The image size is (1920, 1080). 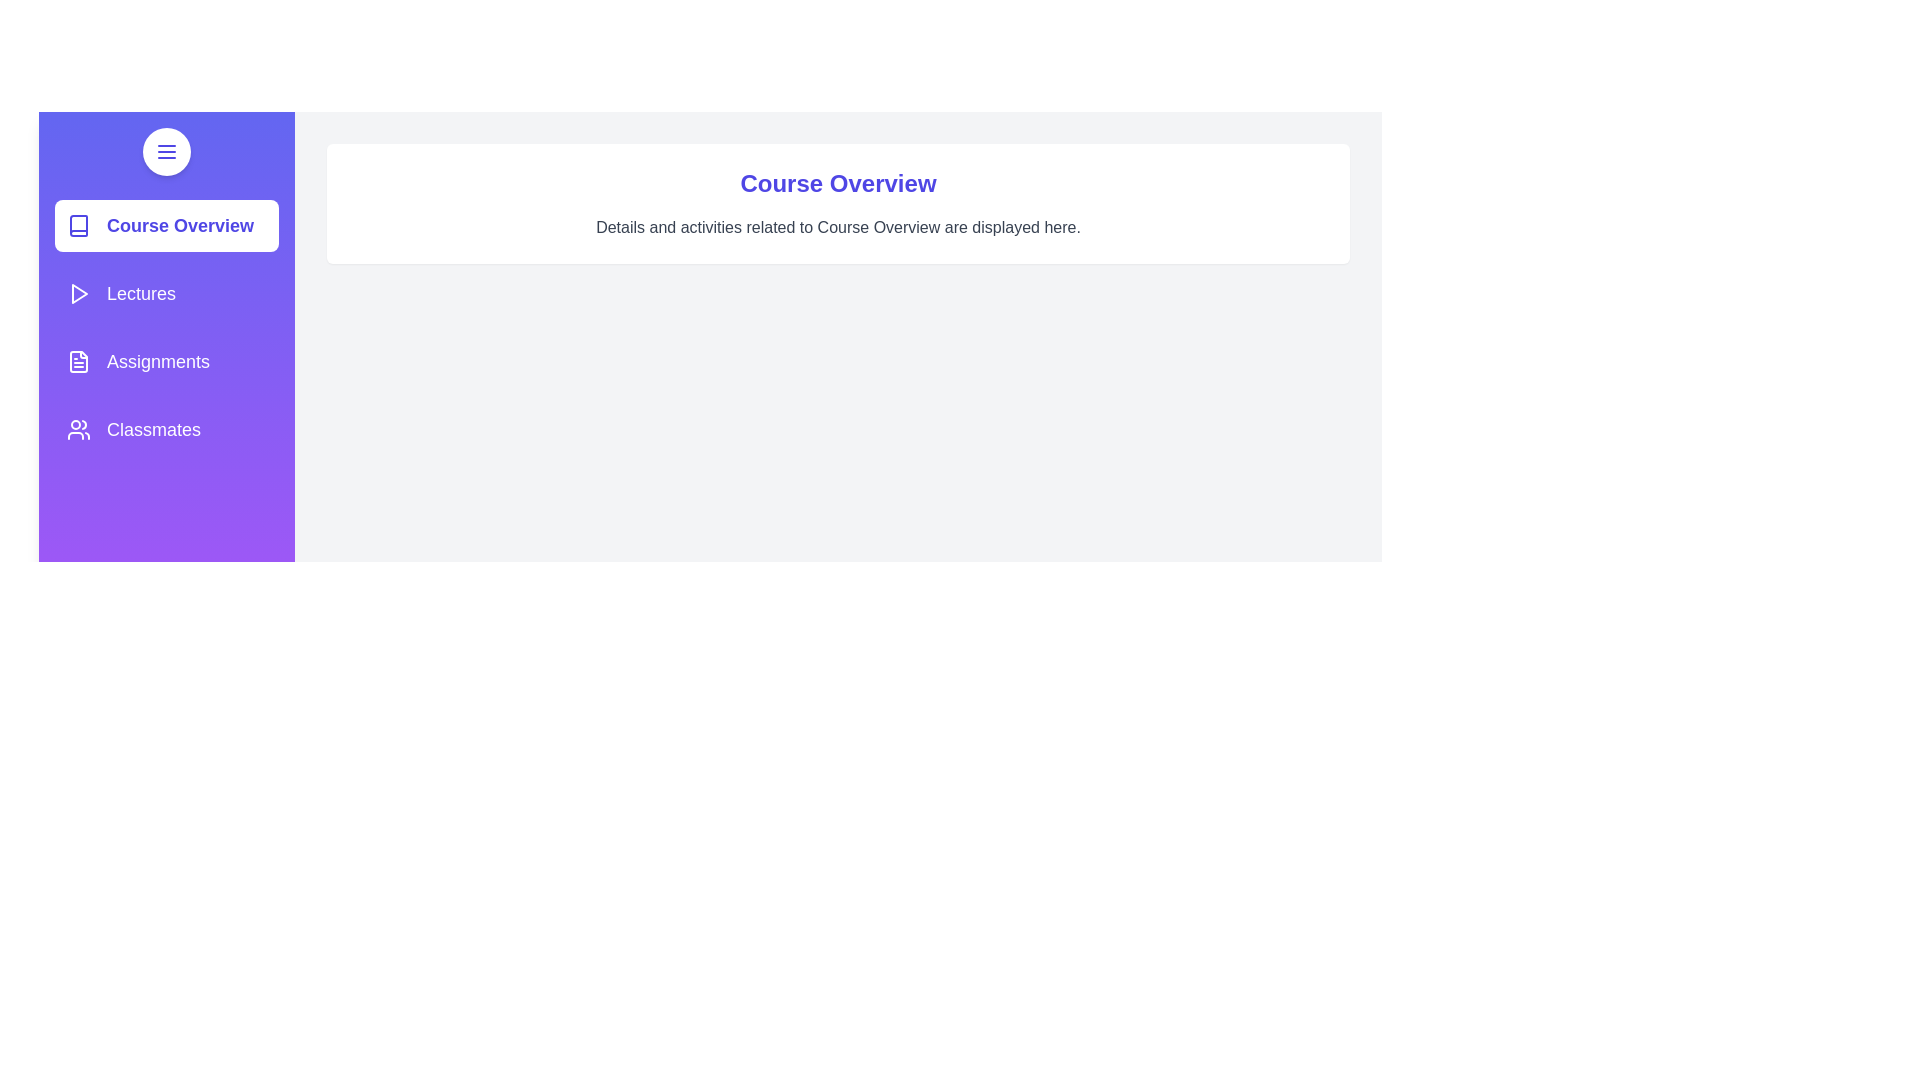 What do you see at coordinates (167, 362) in the screenshot?
I see `the menu section labeled Assignments` at bounding box center [167, 362].